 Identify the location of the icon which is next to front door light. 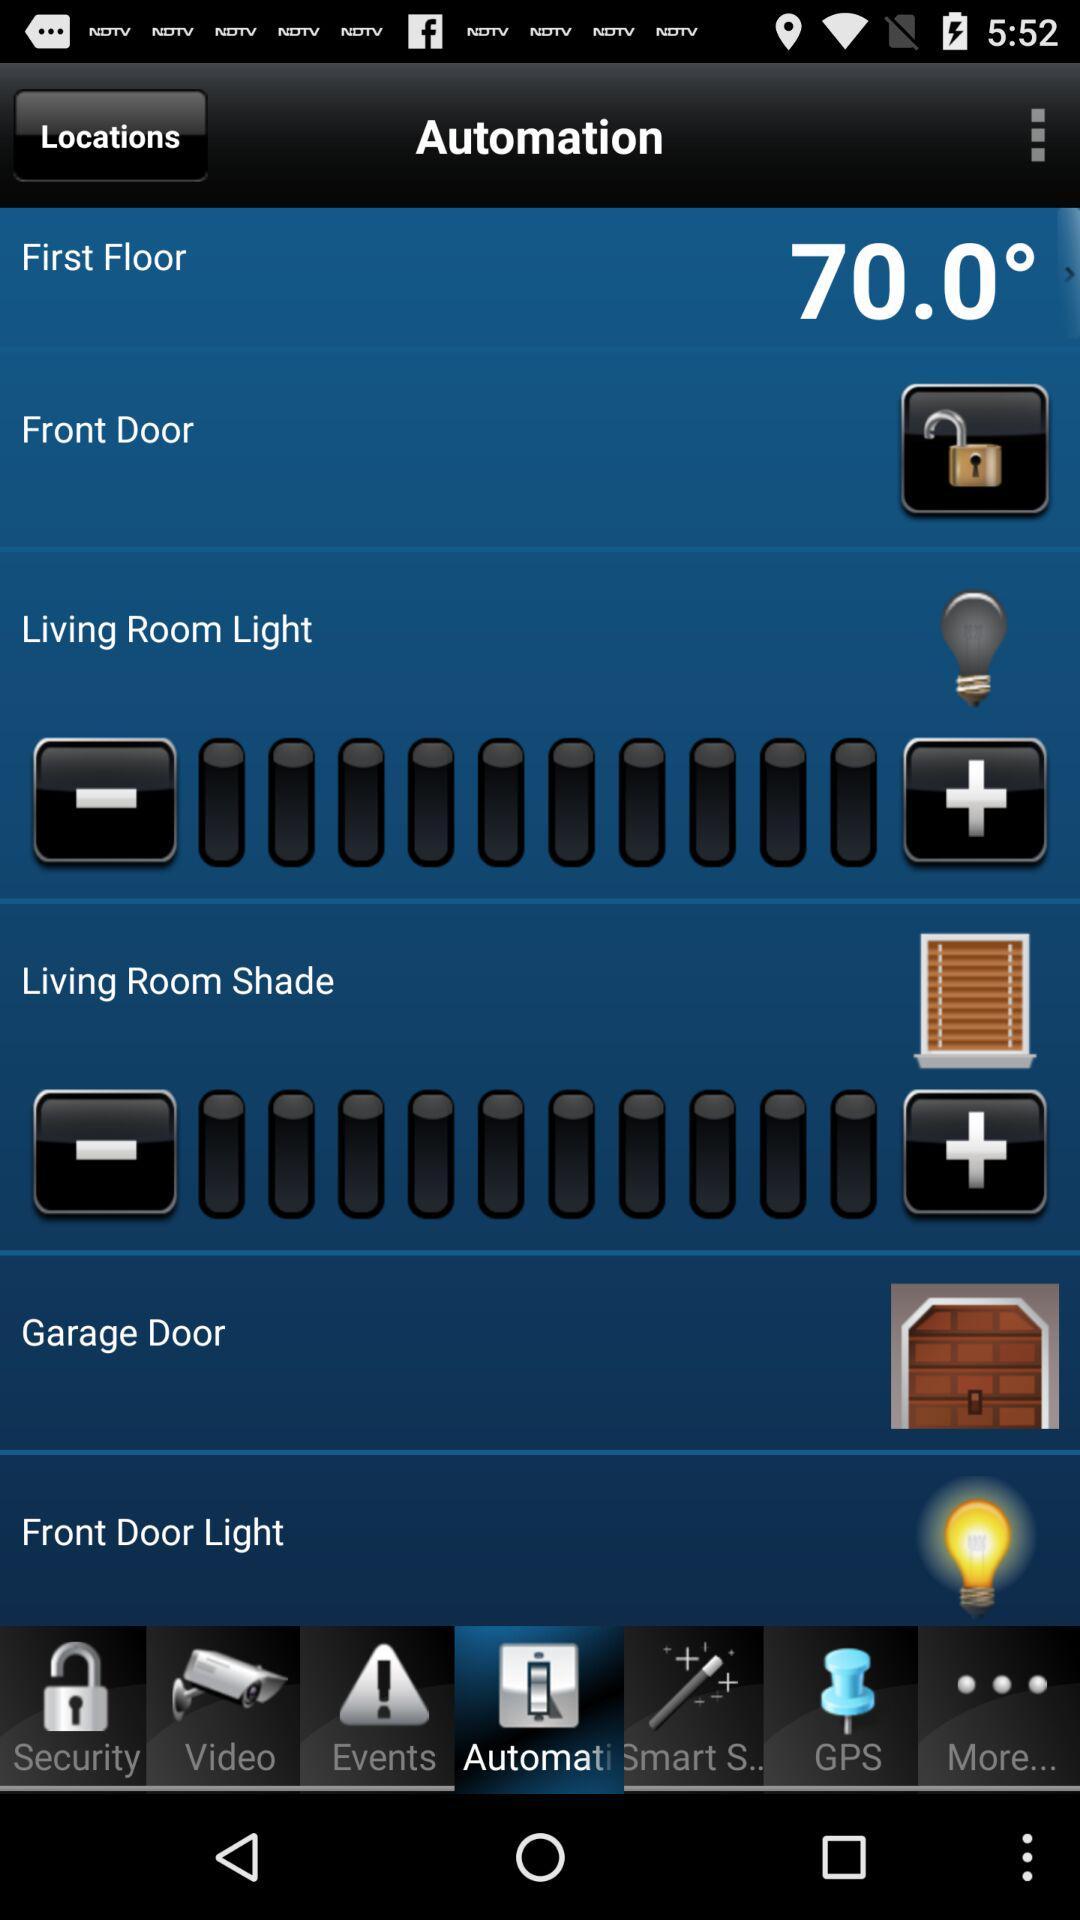
(974, 1549).